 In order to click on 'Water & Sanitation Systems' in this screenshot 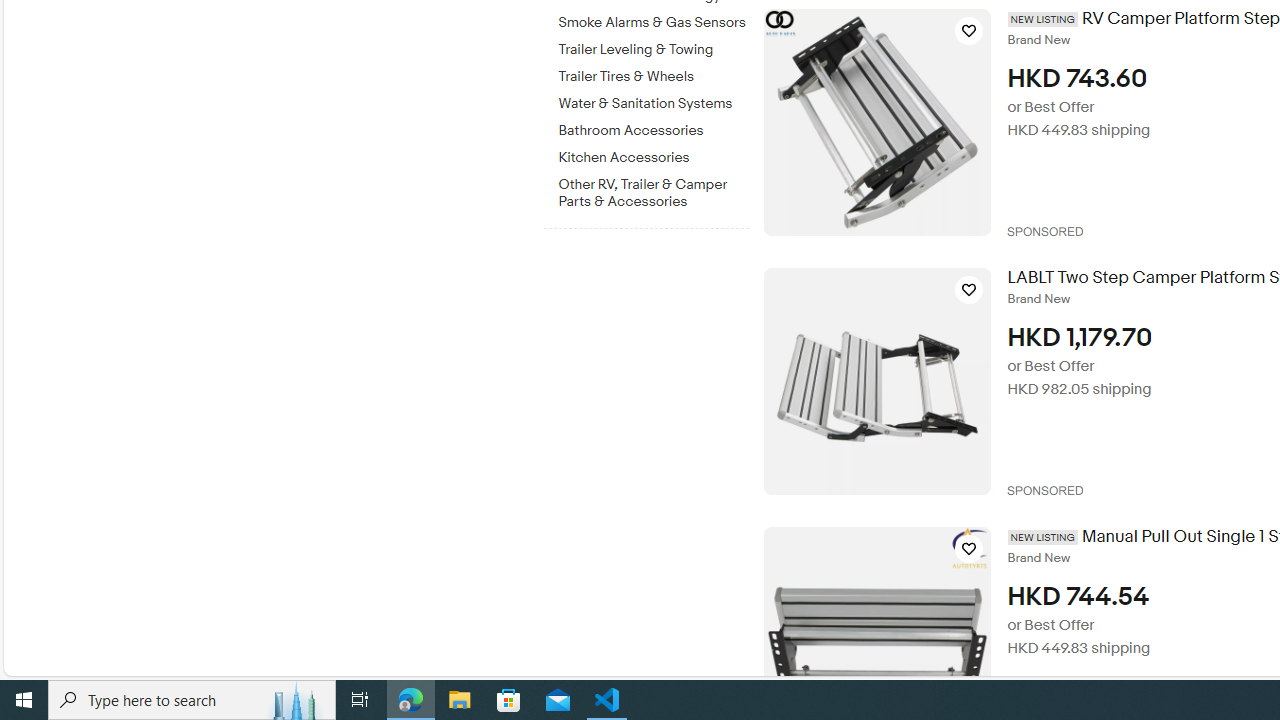, I will do `click(653, 100)`.